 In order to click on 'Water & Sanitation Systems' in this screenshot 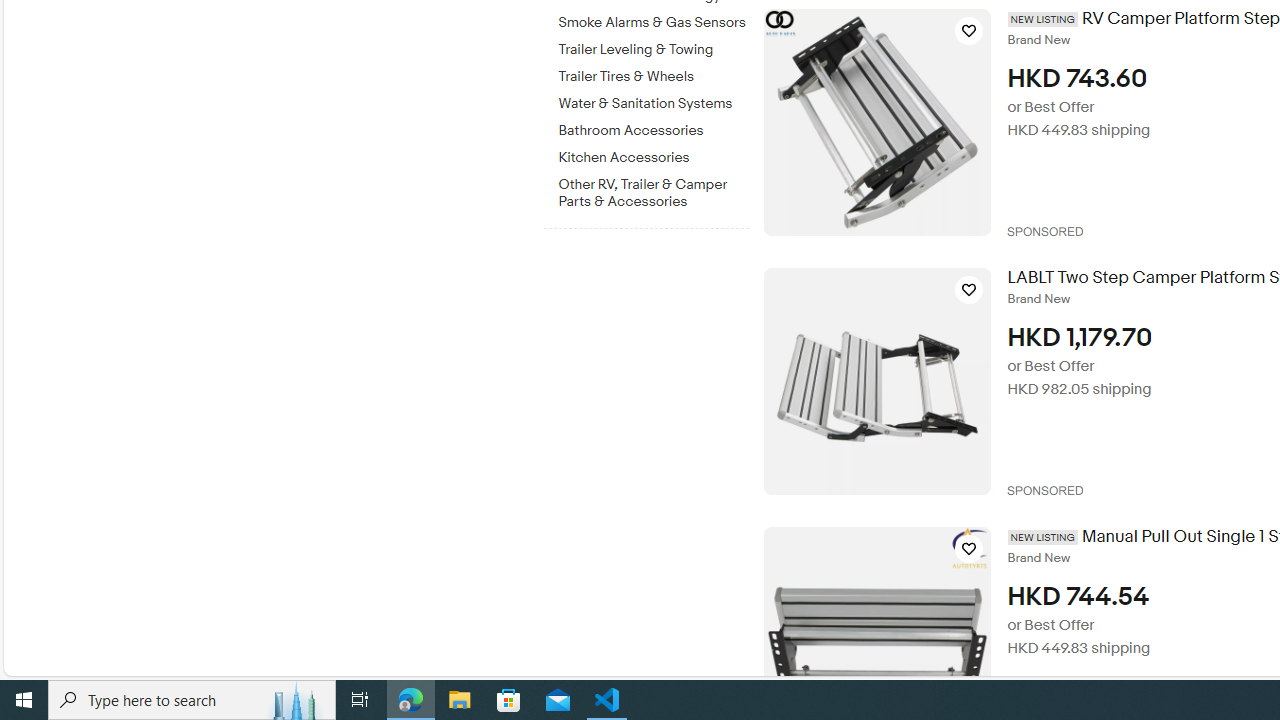, I will do `click(653, 100)`.